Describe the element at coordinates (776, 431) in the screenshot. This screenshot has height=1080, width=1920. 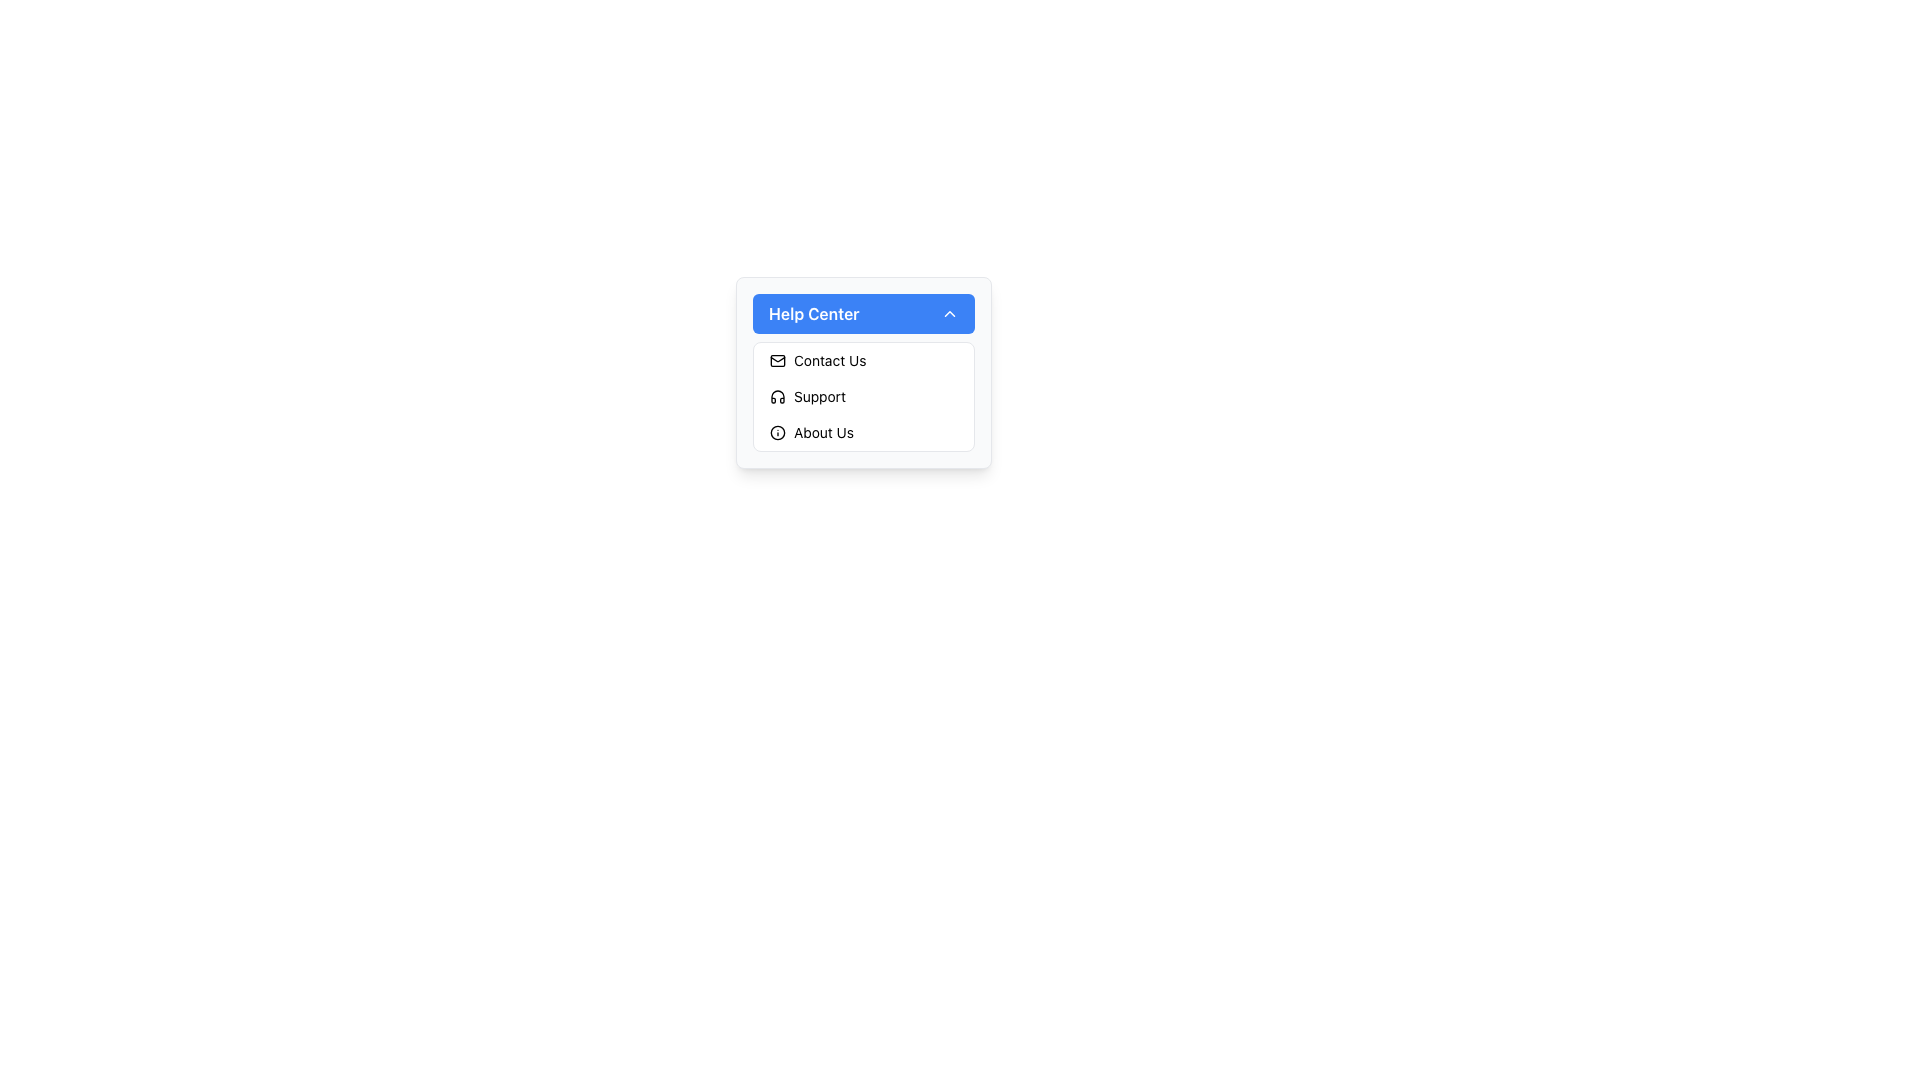
I see `the circular outline element with a thin stroke, located to the left of the 'Contact Us' text` at that location.